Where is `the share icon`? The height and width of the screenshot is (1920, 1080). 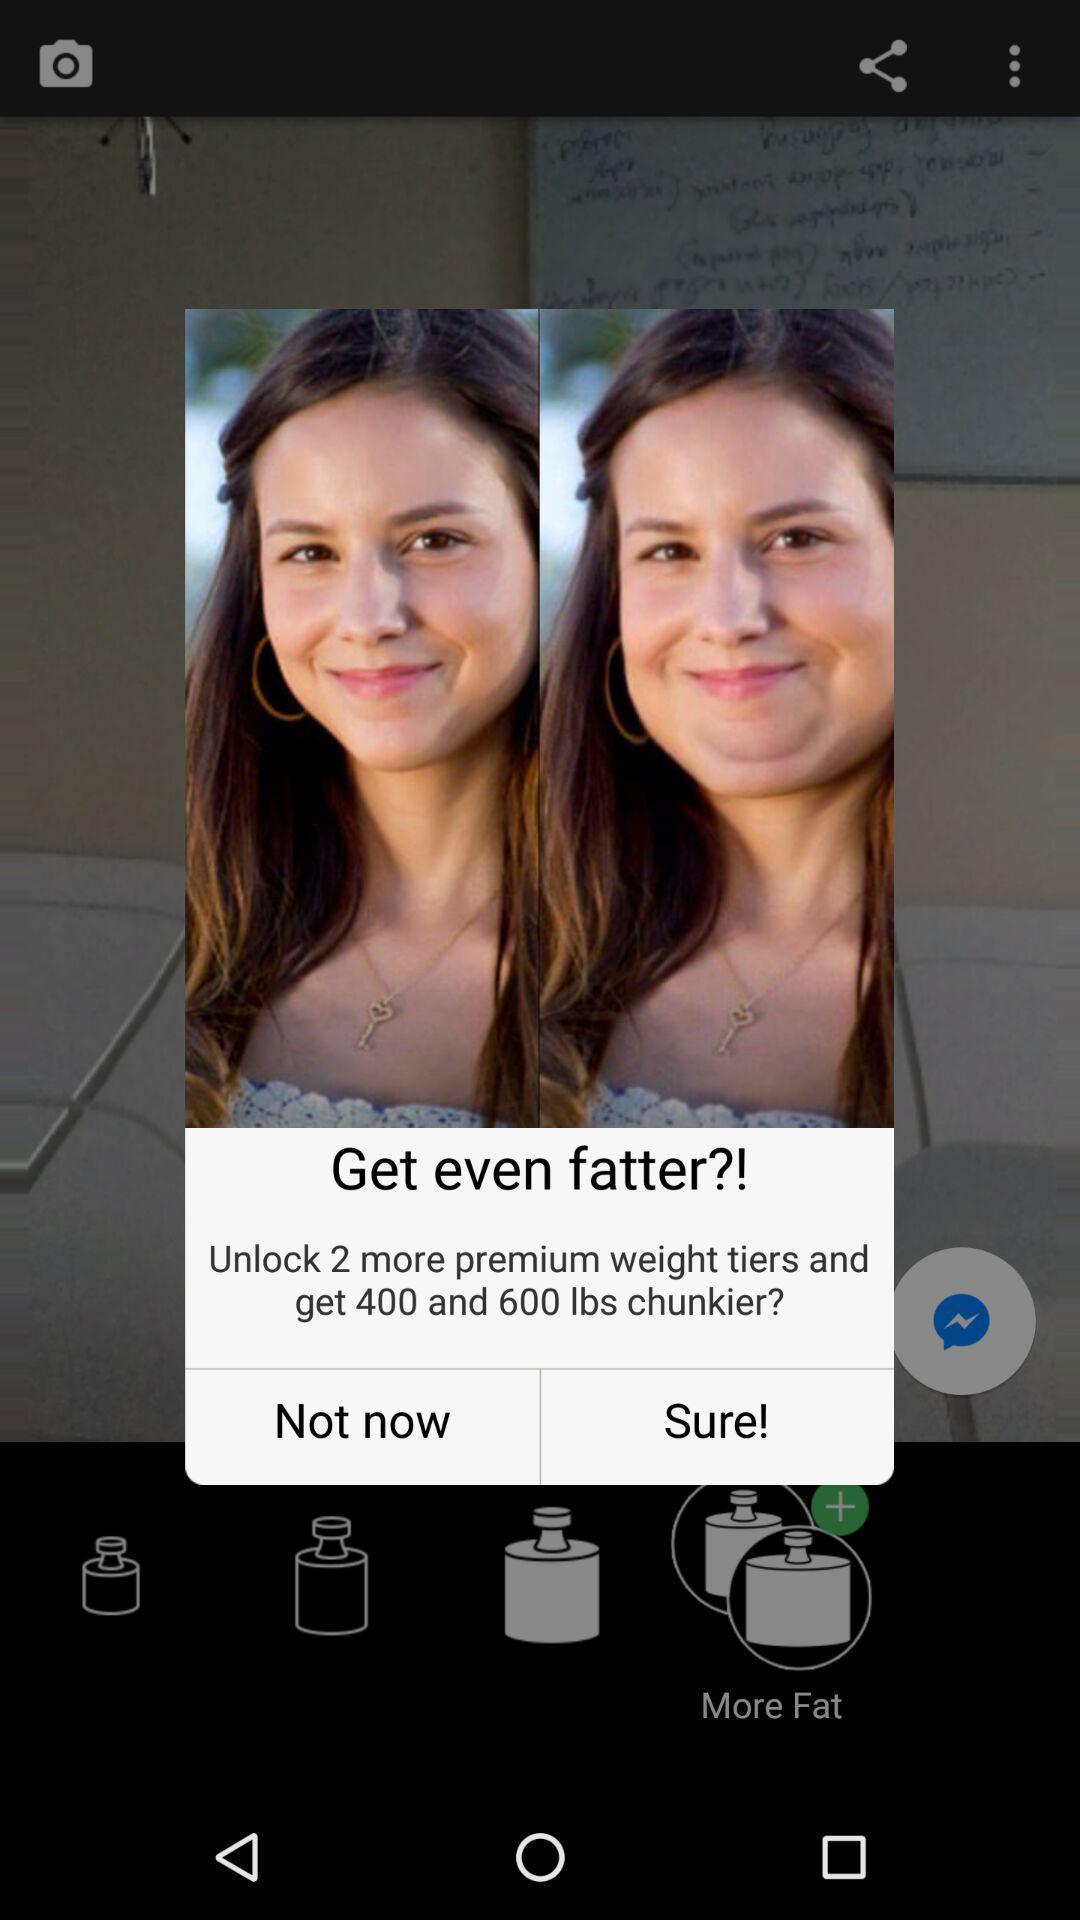 the share icon is located at coordinates (882, 70).